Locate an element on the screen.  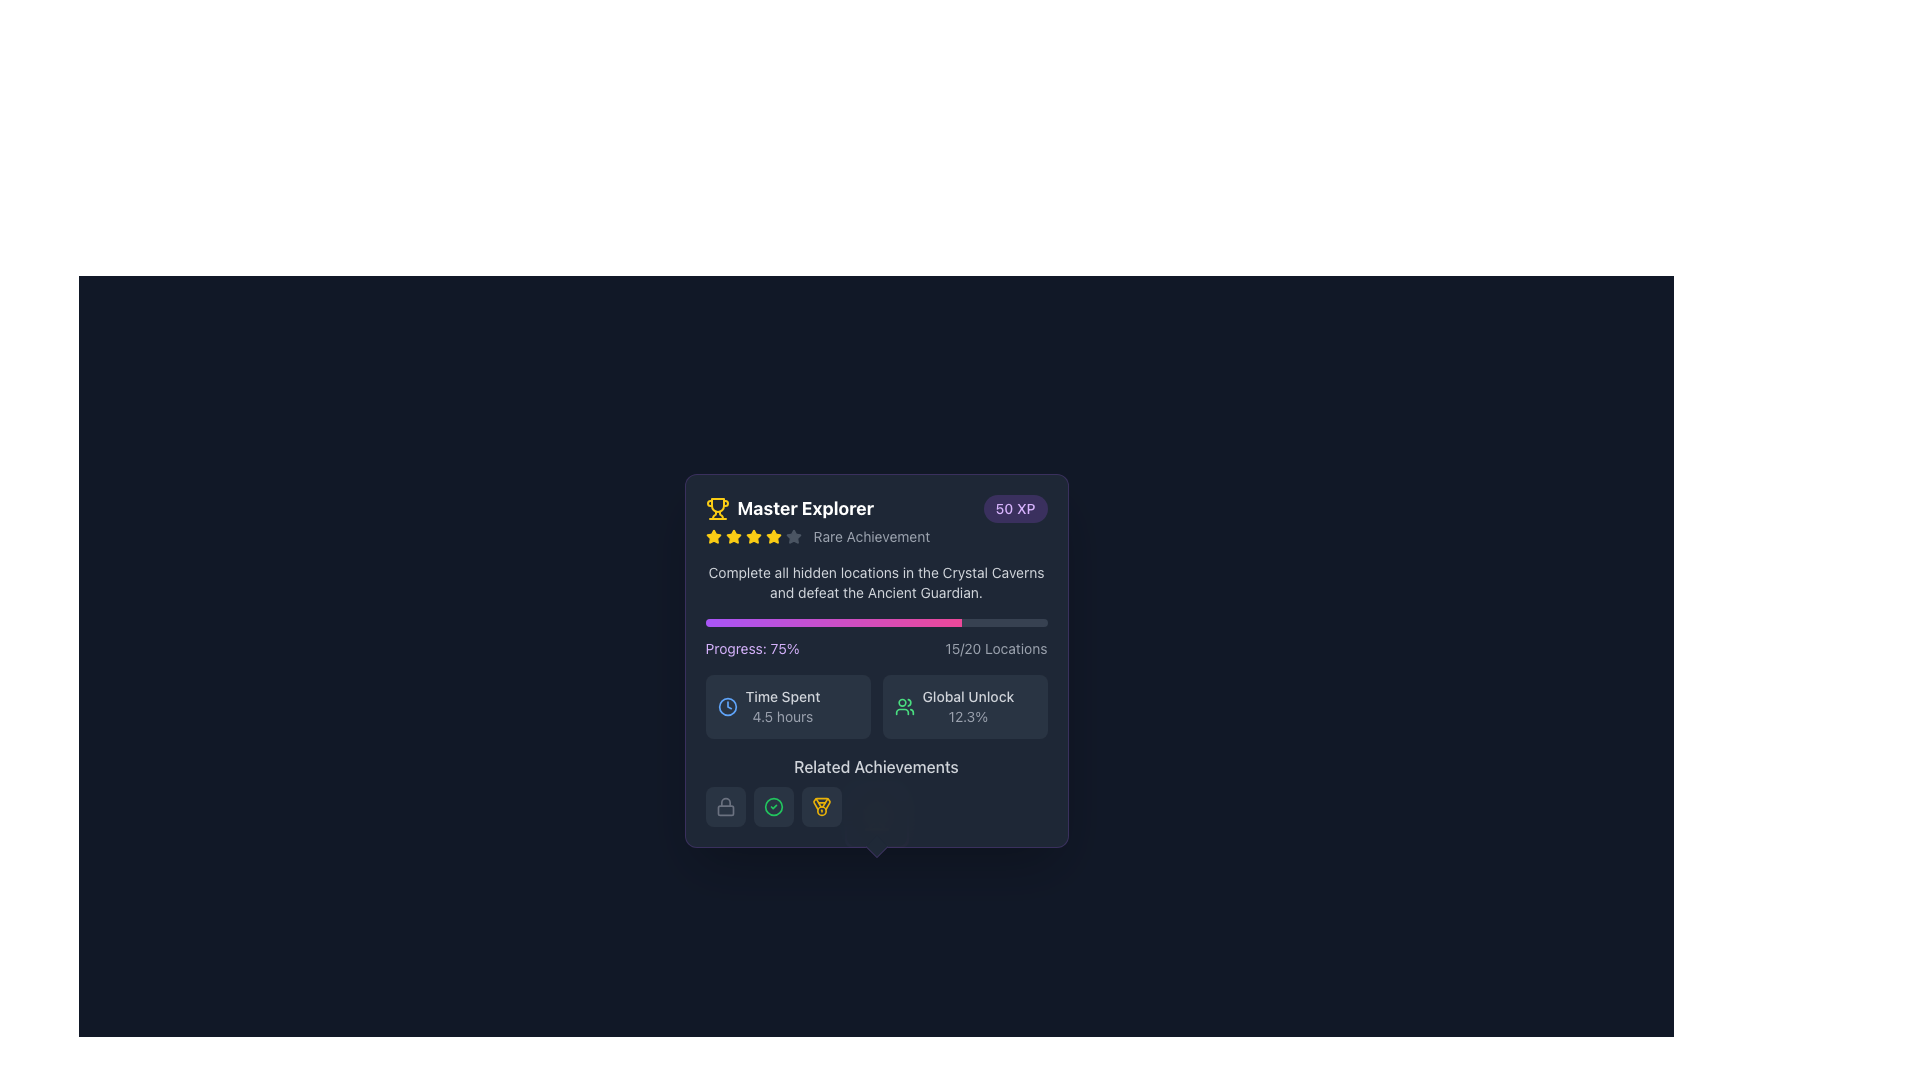
the lock icon located at the bottom portion of the informational card, which signifies a security-related feature and is the first icon is located at coordinates (724, 805).